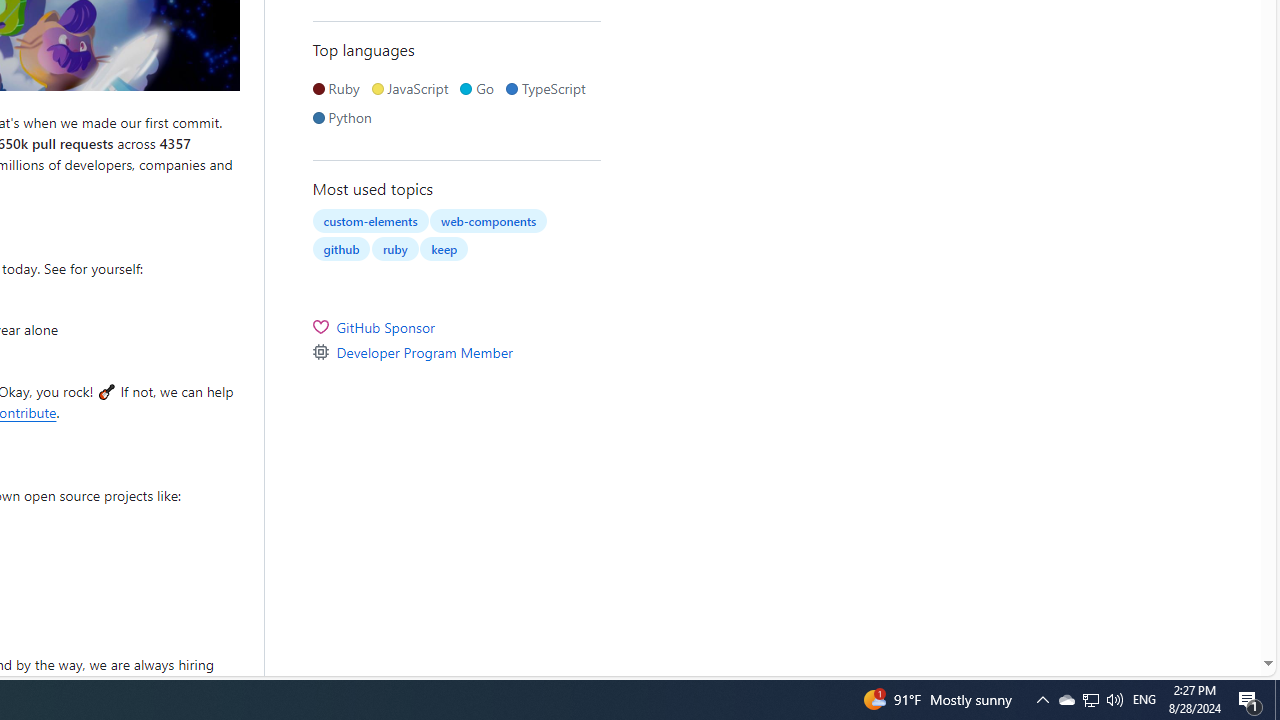 The height and width of the screenshot is (720, 1280). What do you see at coordinates (480, 87) in the screenshot?
I see `'Go'` at bounding box center [480, 87].